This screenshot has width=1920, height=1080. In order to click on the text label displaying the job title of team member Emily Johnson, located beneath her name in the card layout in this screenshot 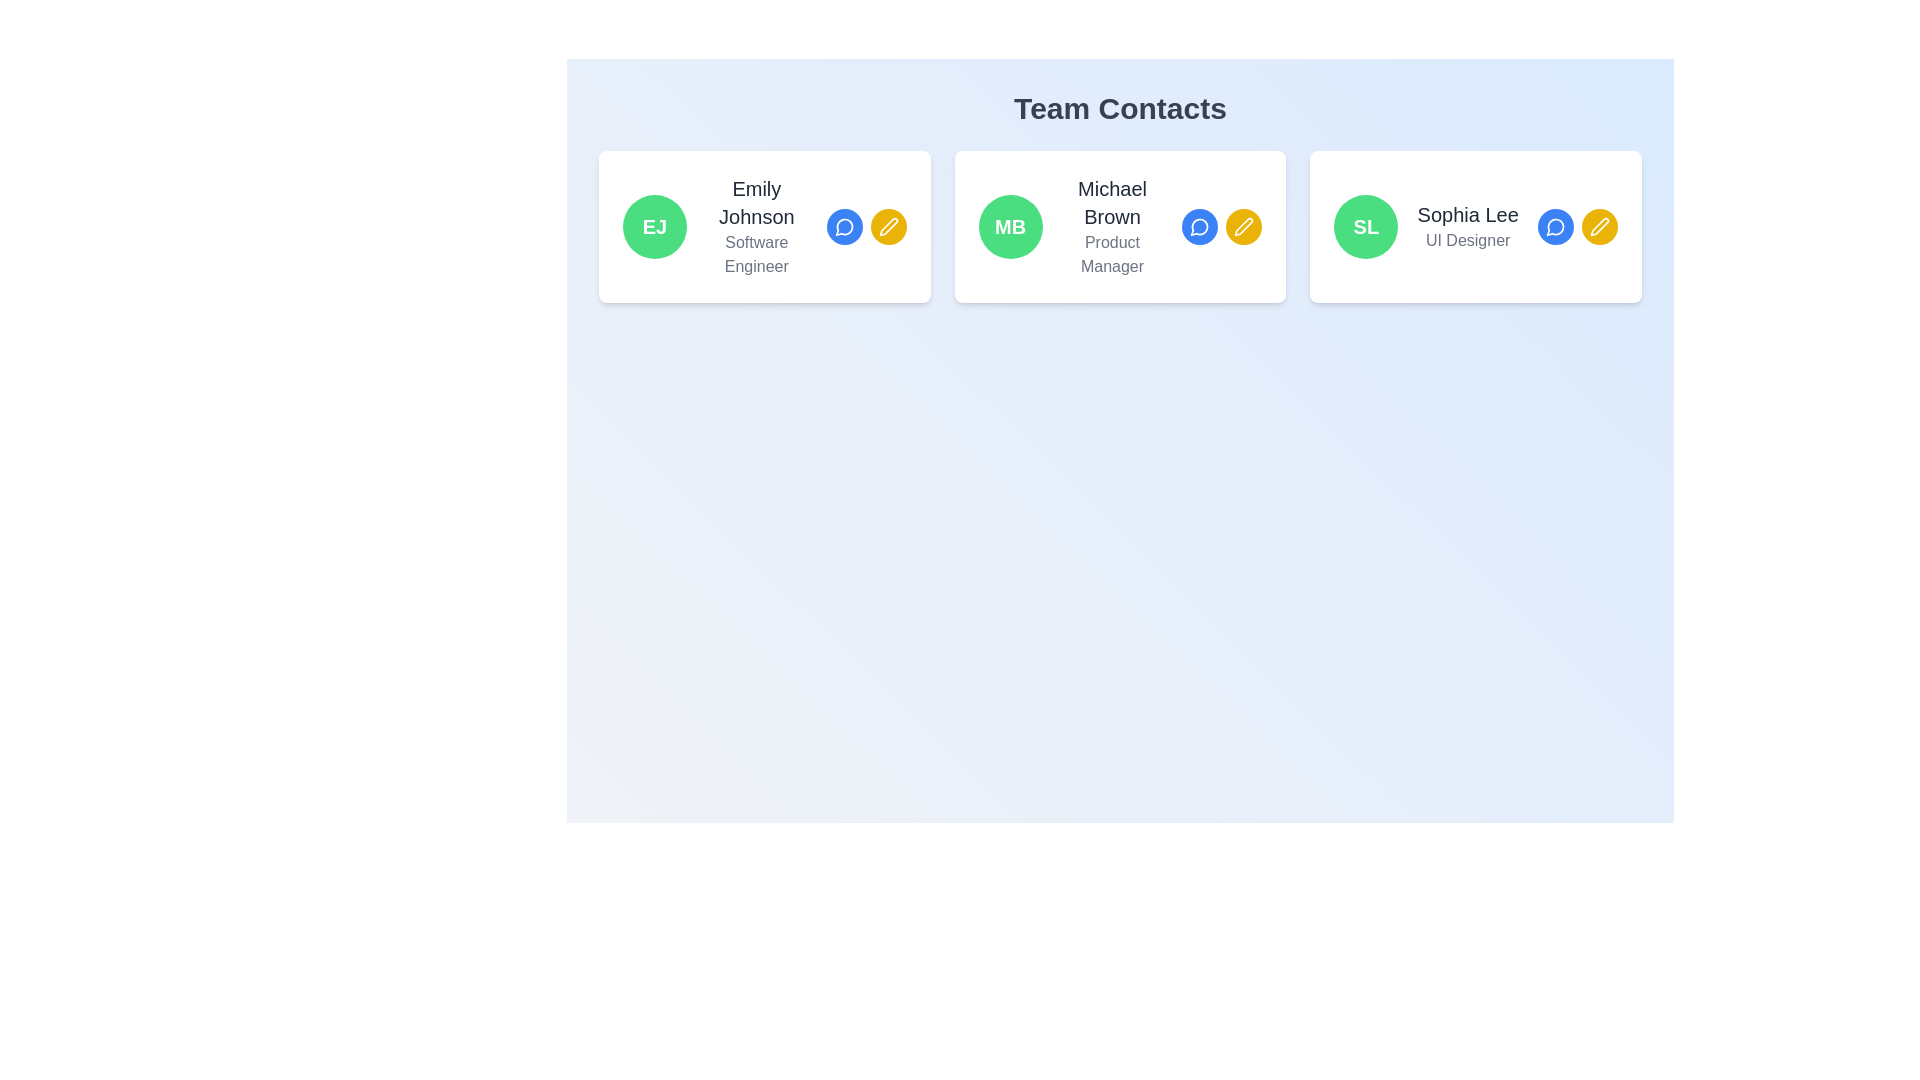, I will do `click(755, 253)`.